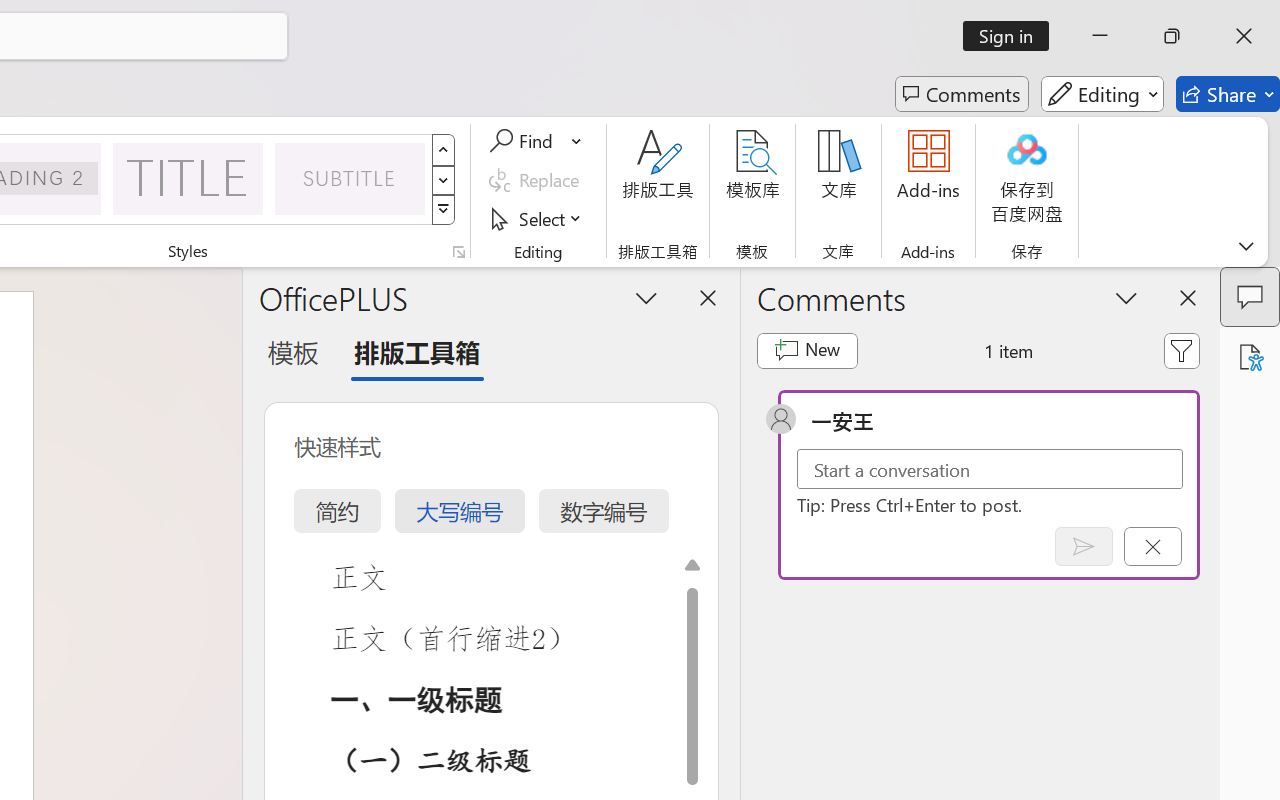 This screenshot has height=800, width=1280. What do you see at coordinates (1152, 546) in the screenshot?
I see `'Cancel'` at bounding box center [1152, 546].